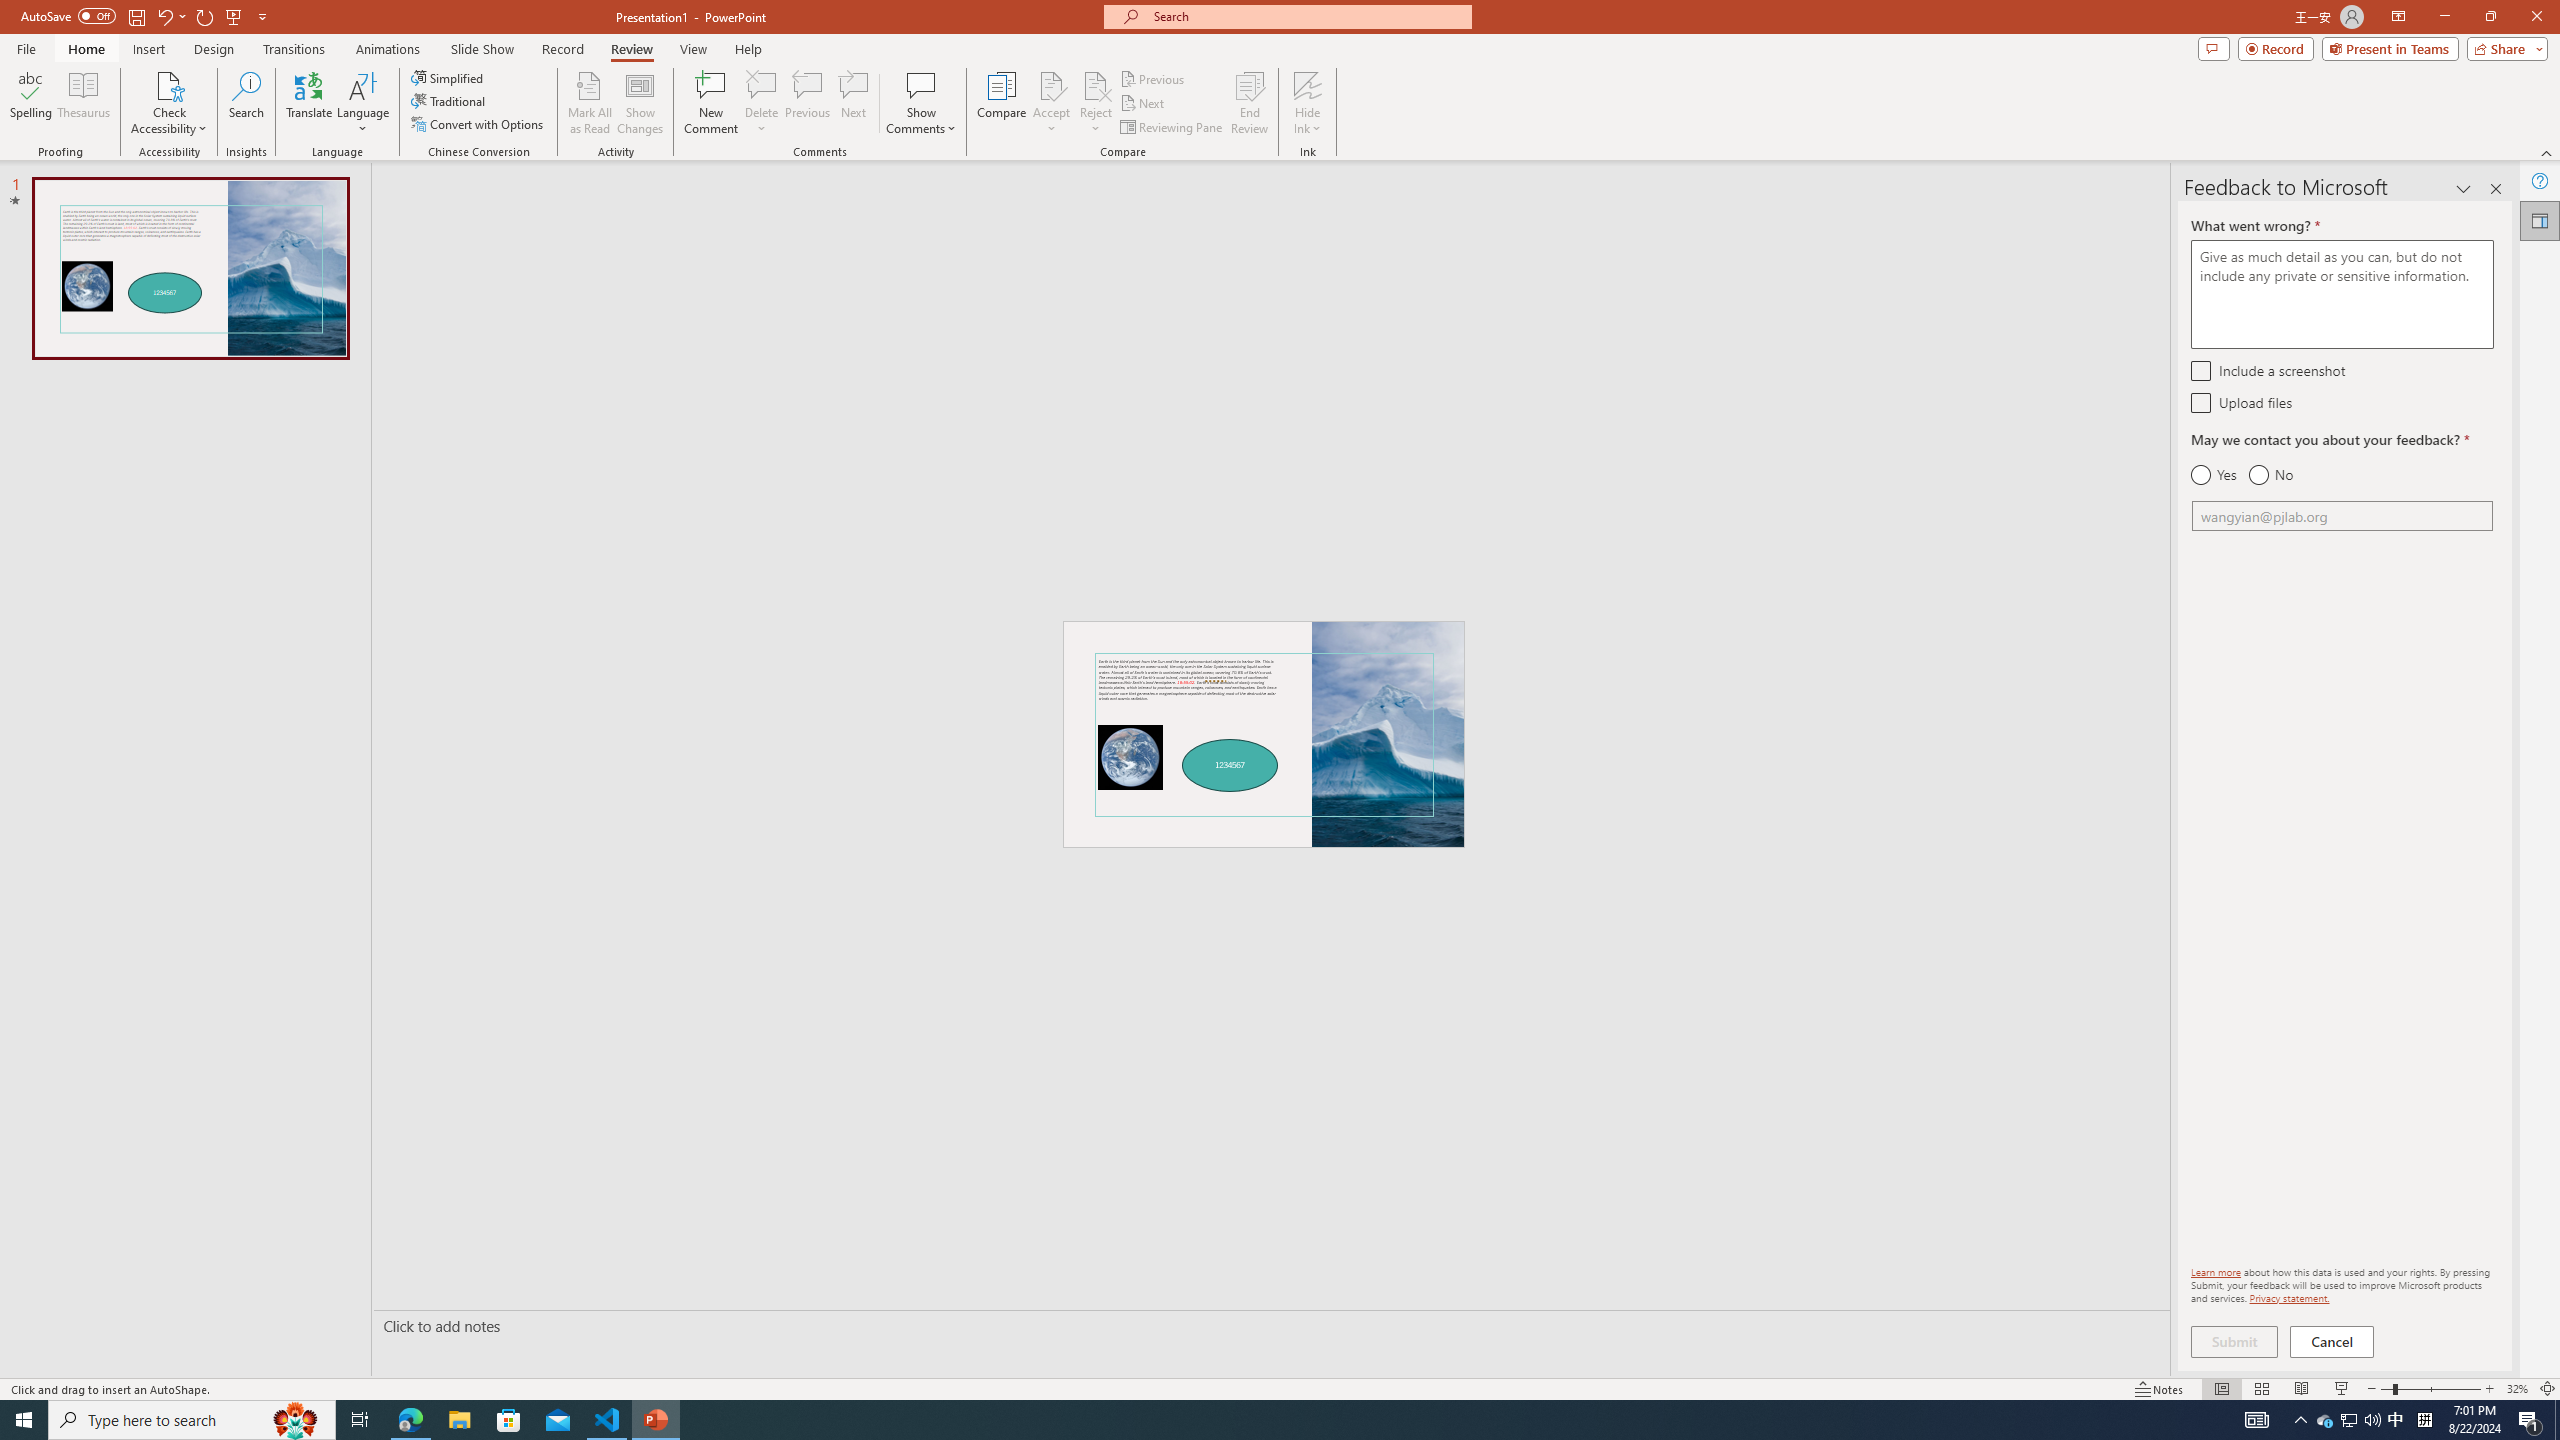 The width and height of the screenshot is (2560, 1440). Describe the element at coordinates (2215, 1271) in the screenshot. I see `'Learn more'` at that location.